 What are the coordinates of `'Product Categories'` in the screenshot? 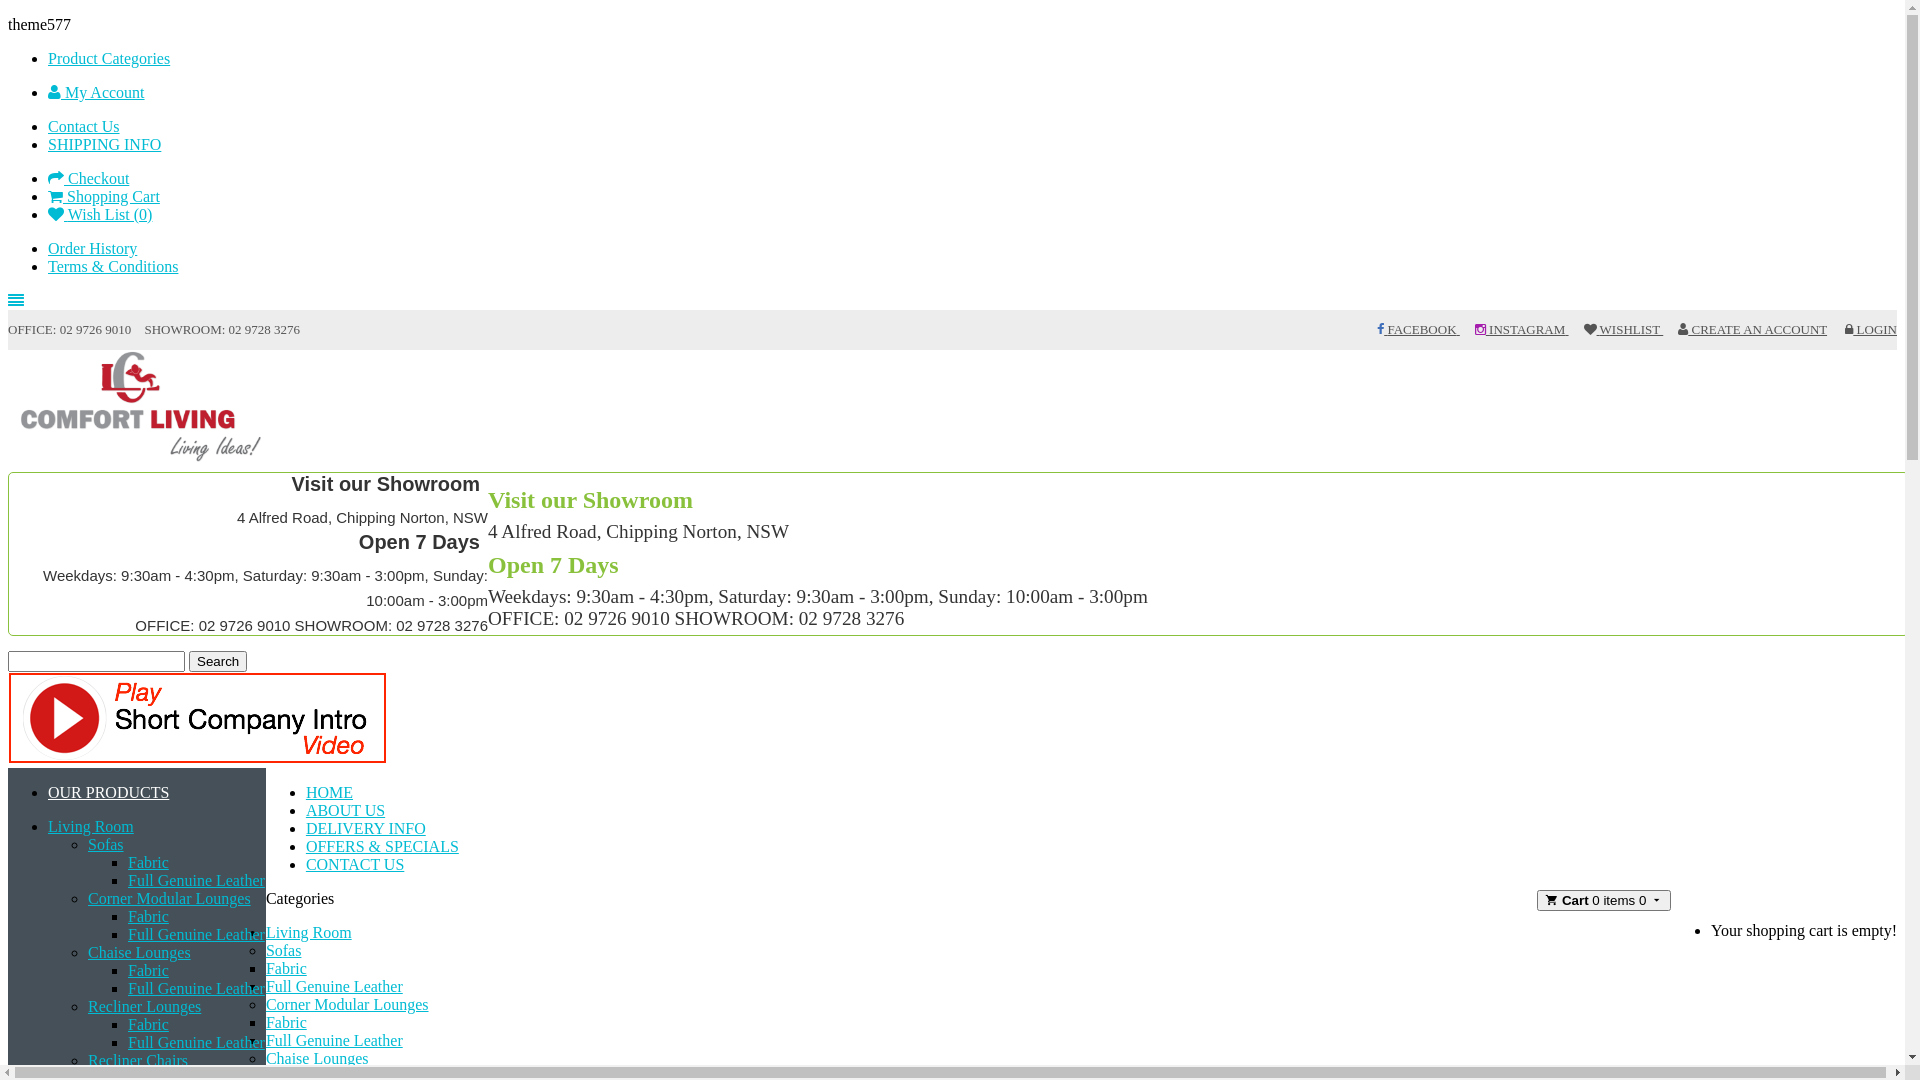 It's located at (108, 57).